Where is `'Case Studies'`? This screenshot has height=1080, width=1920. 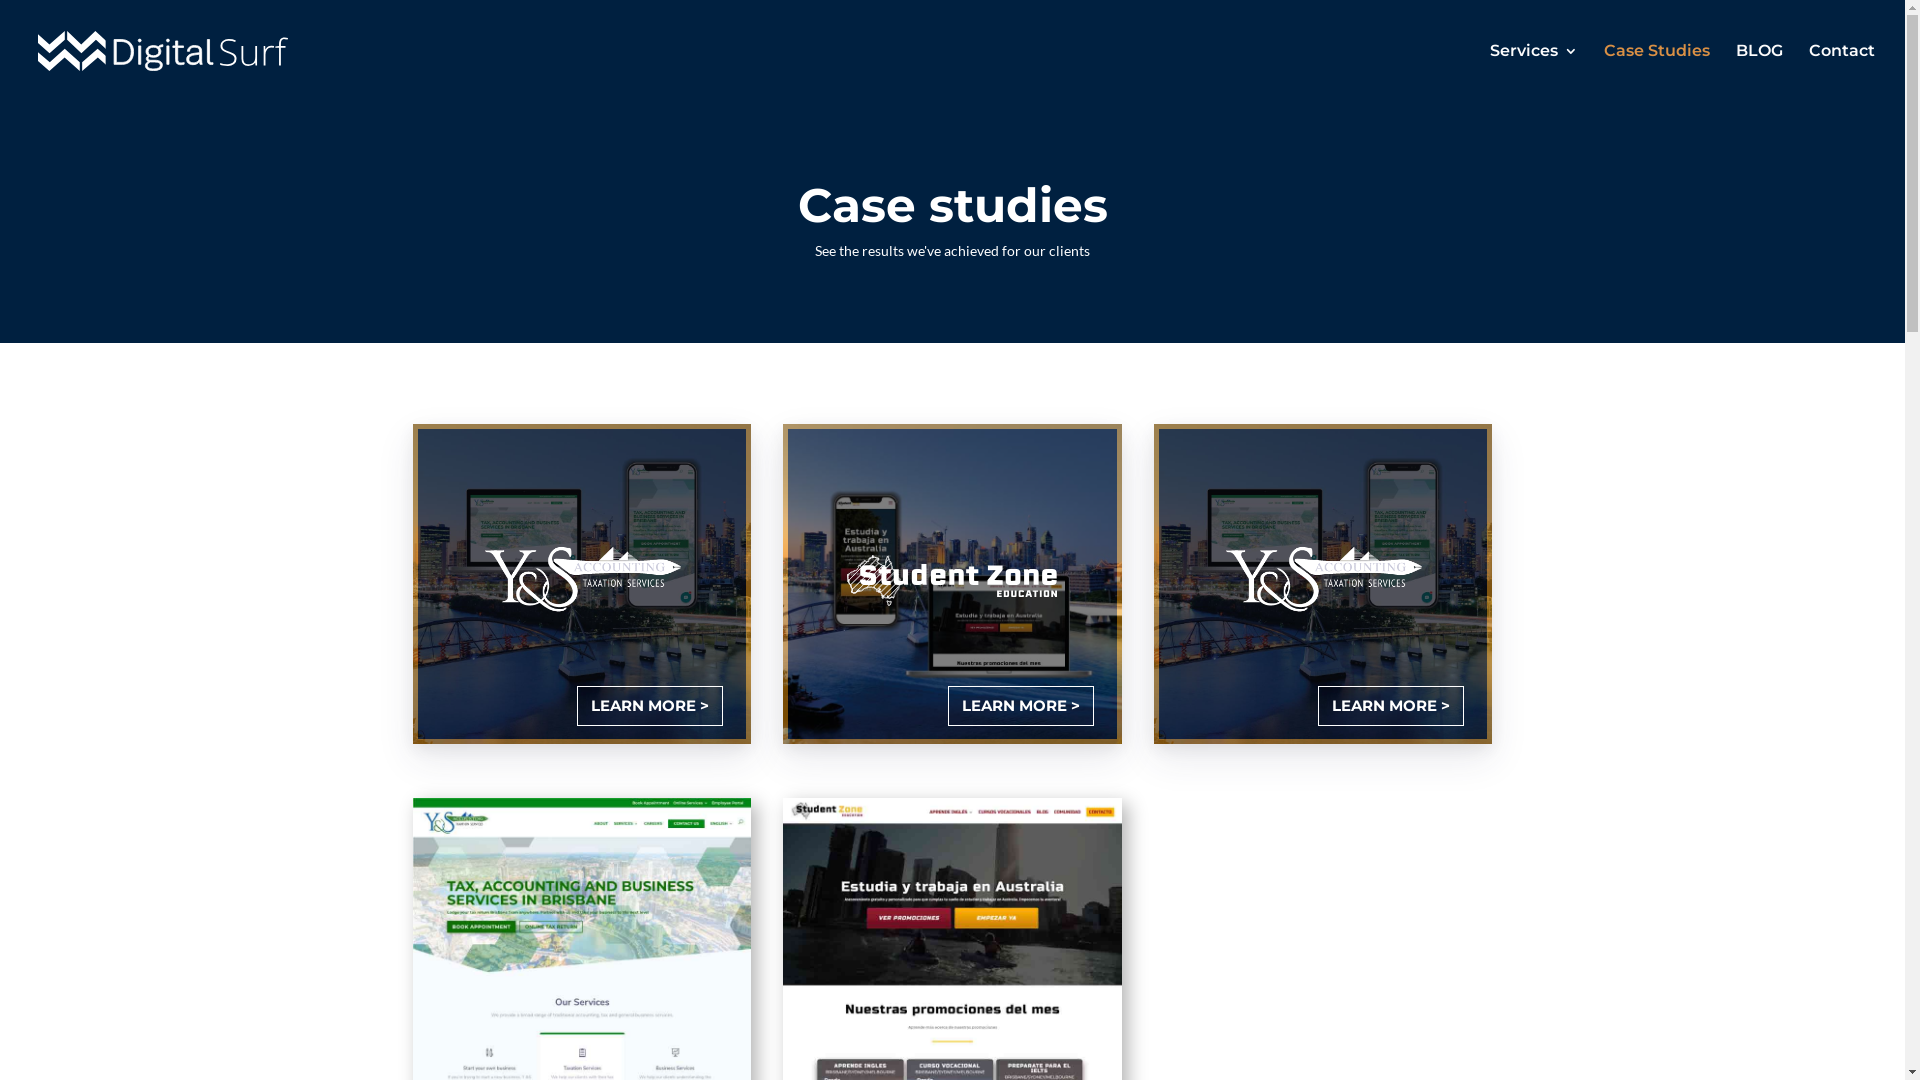
'Case Studies' is located at coordinates (1603, 72).